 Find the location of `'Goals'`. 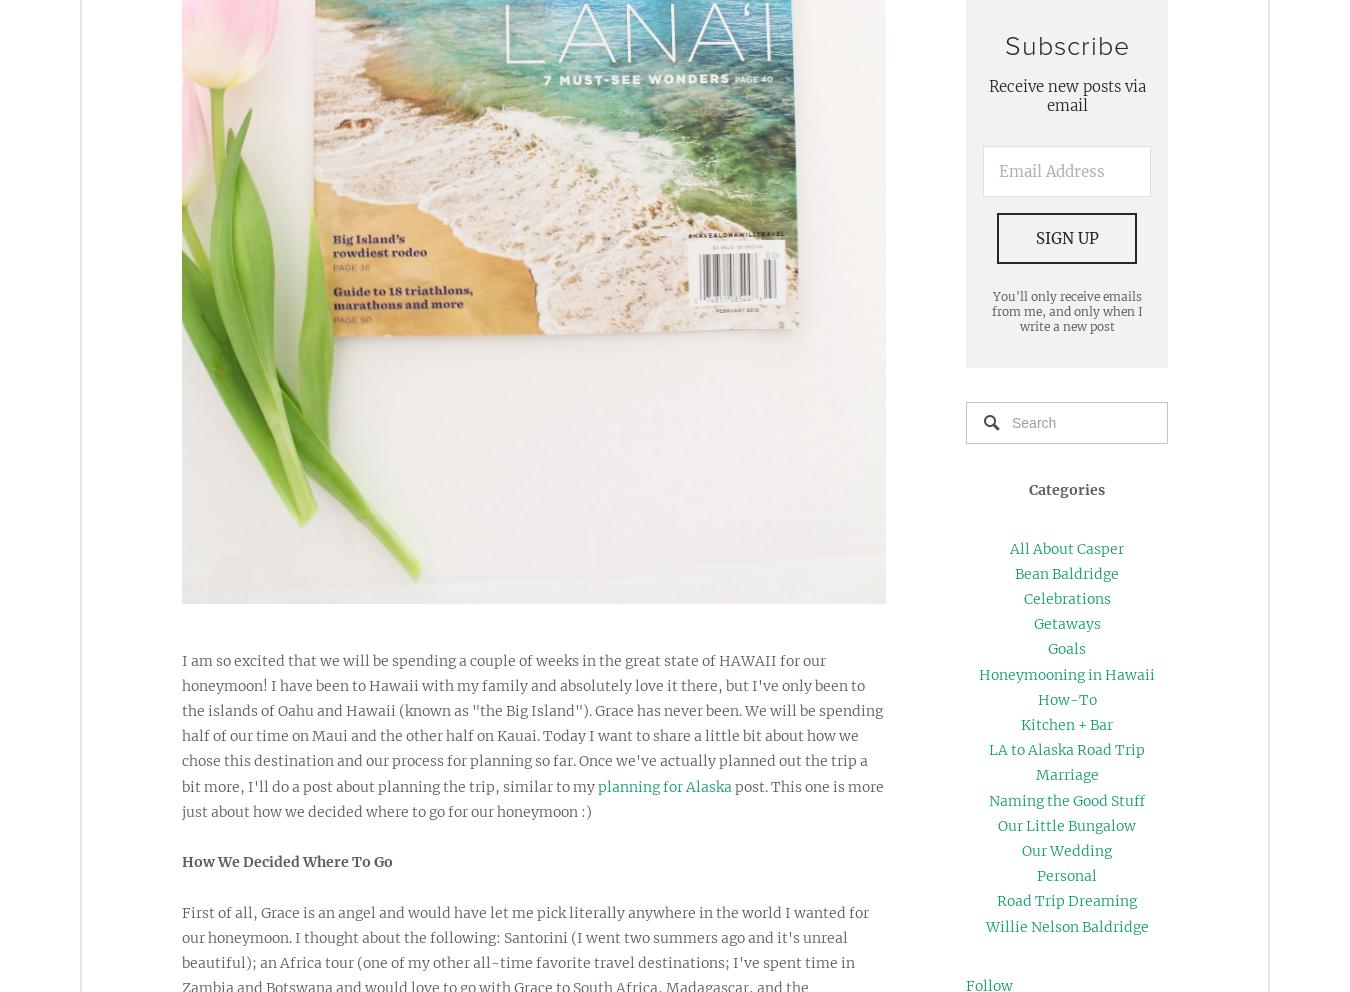

'Goals' is located at coordinates (1067, 648).